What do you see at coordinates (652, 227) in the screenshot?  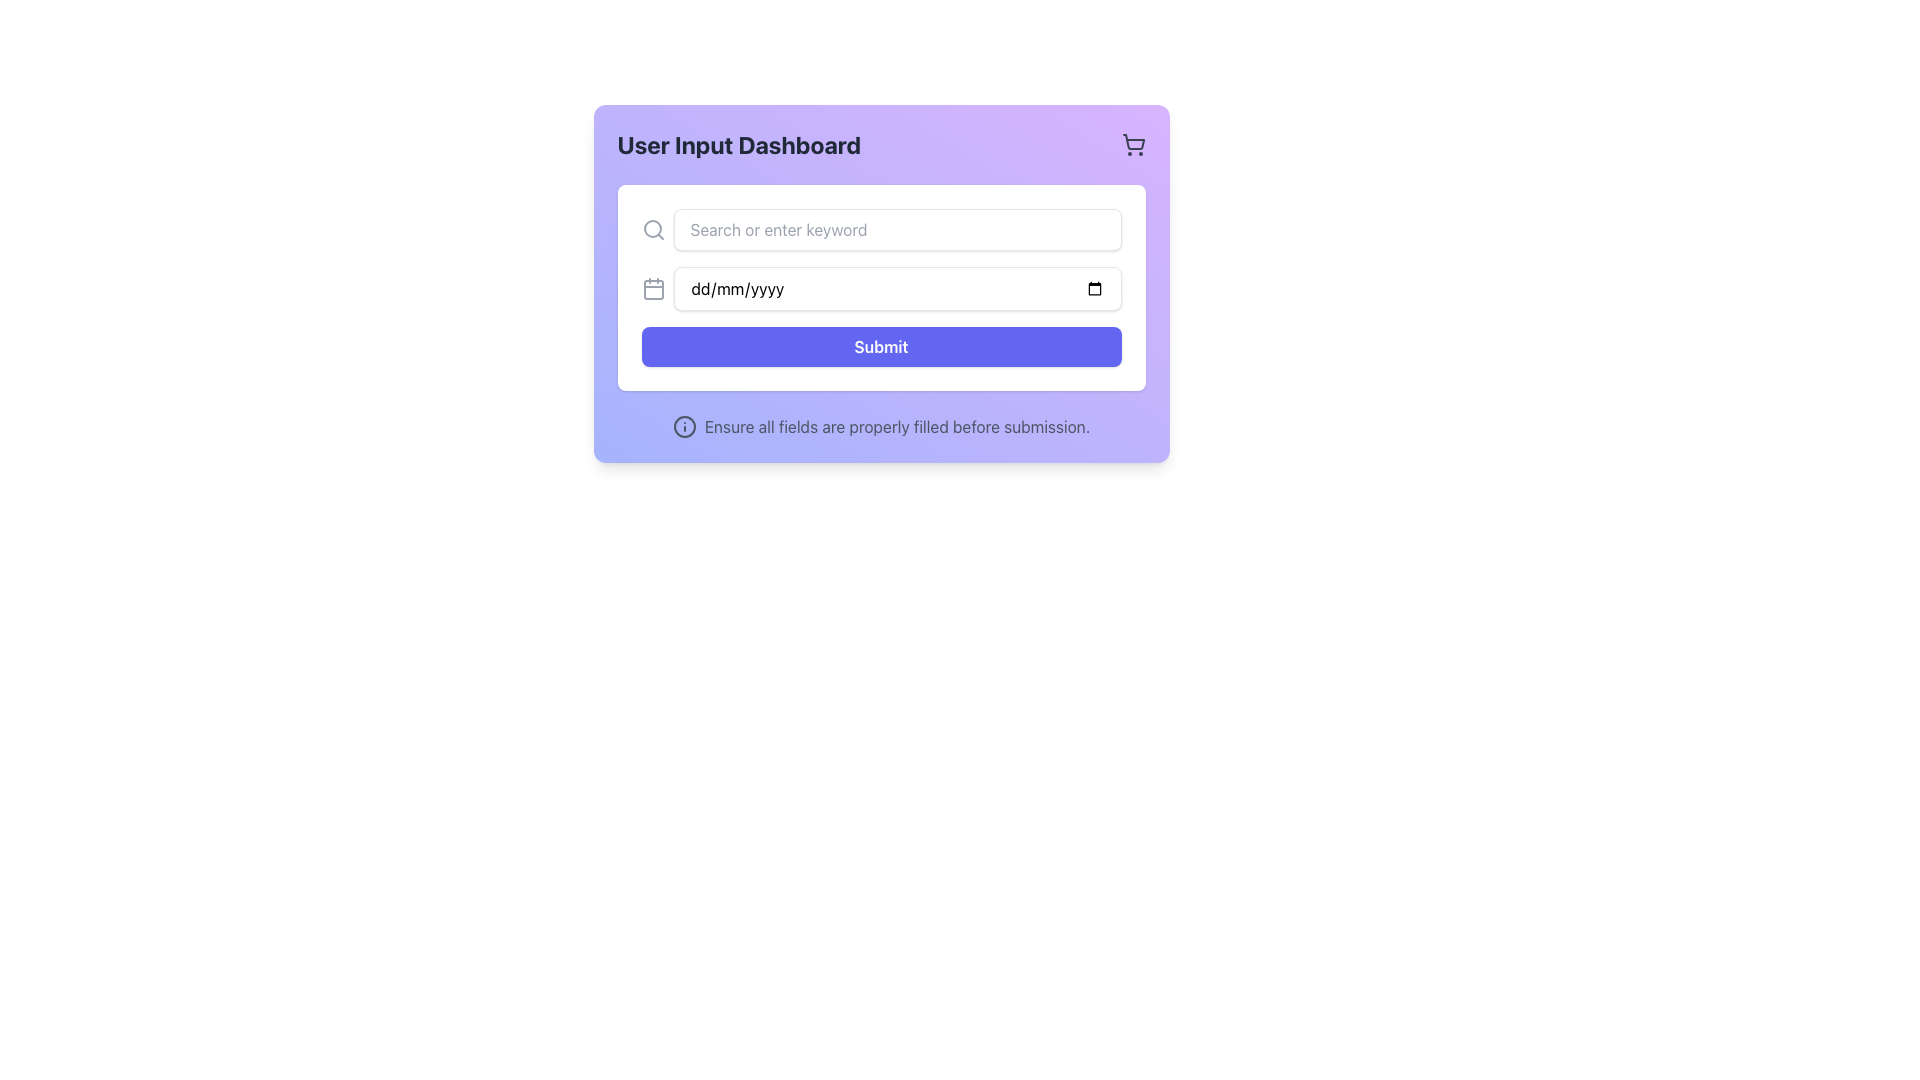 I see `the circular icon component within the magnifying glass SVG, which signifies the search feature, located at the specified coordinates` at bounding box center [652, 227].